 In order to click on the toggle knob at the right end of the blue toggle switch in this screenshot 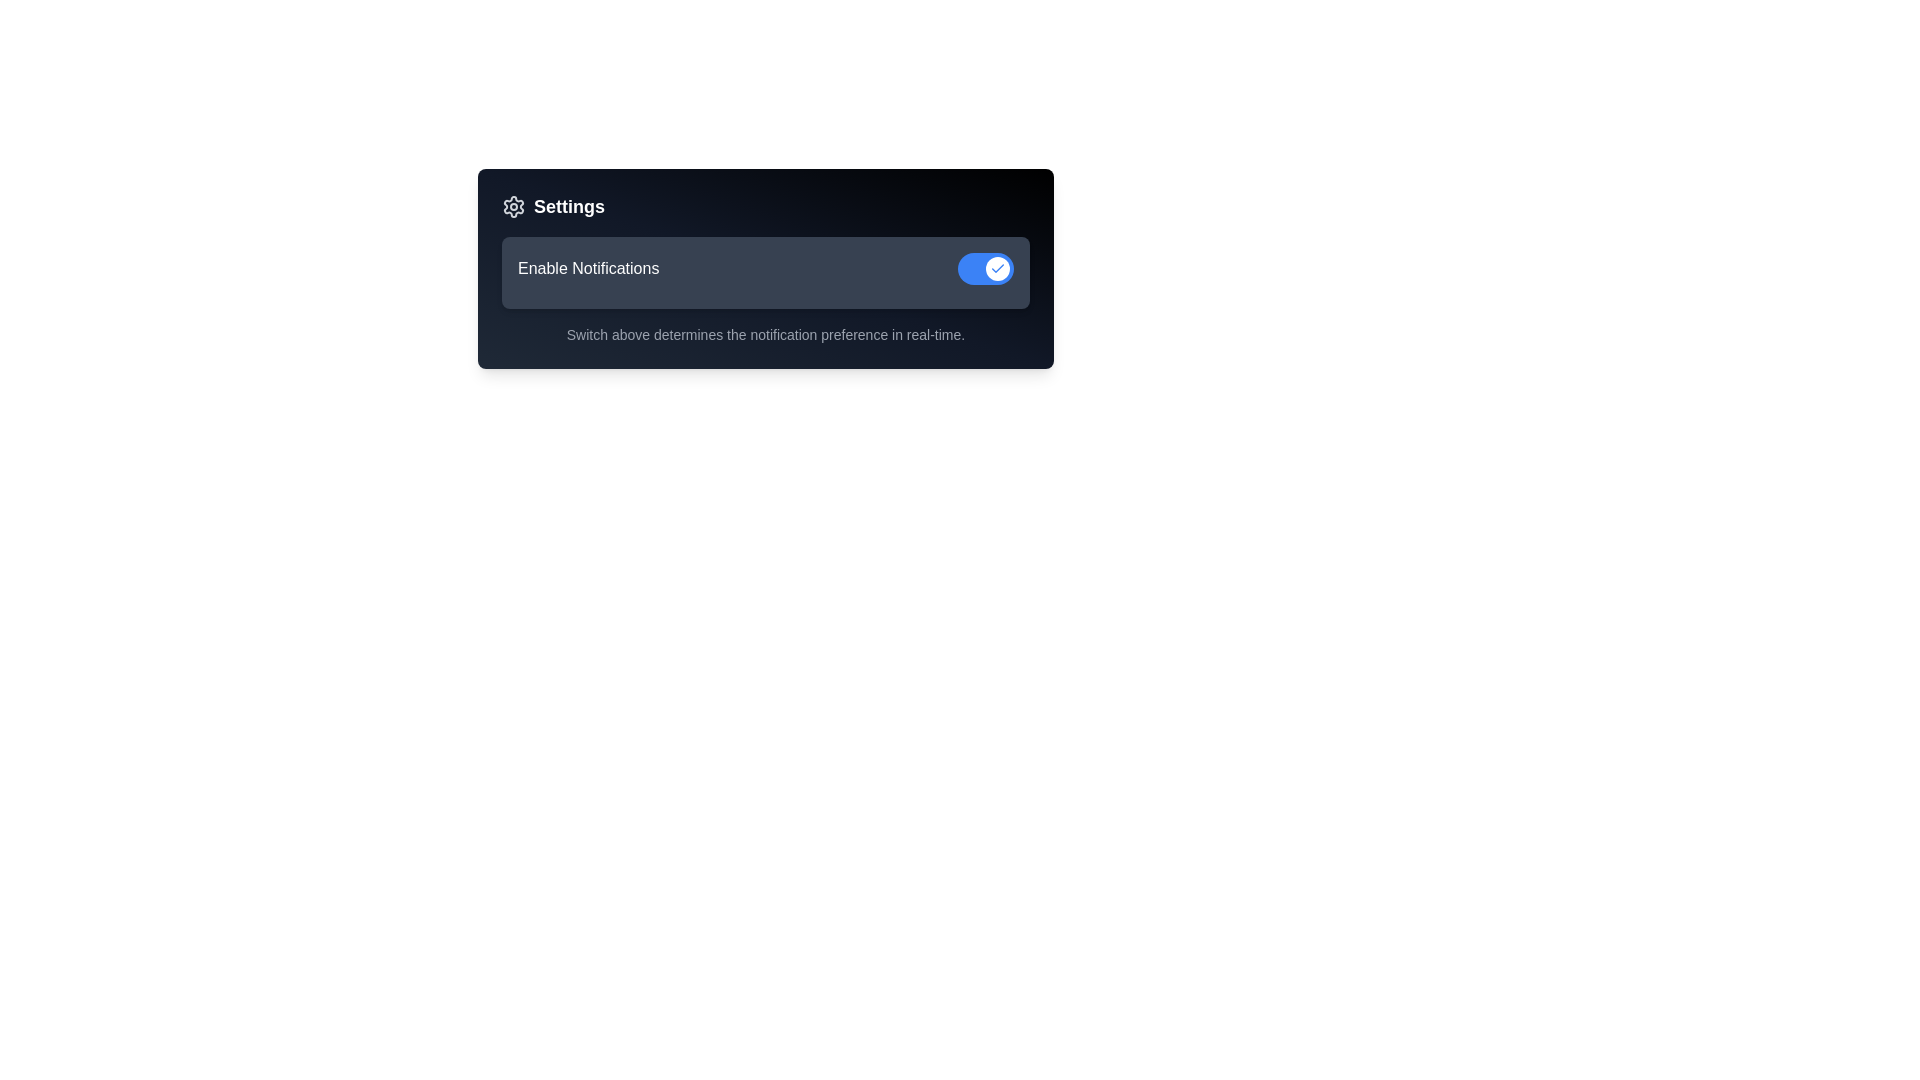, I will do `click(998, 268)`.